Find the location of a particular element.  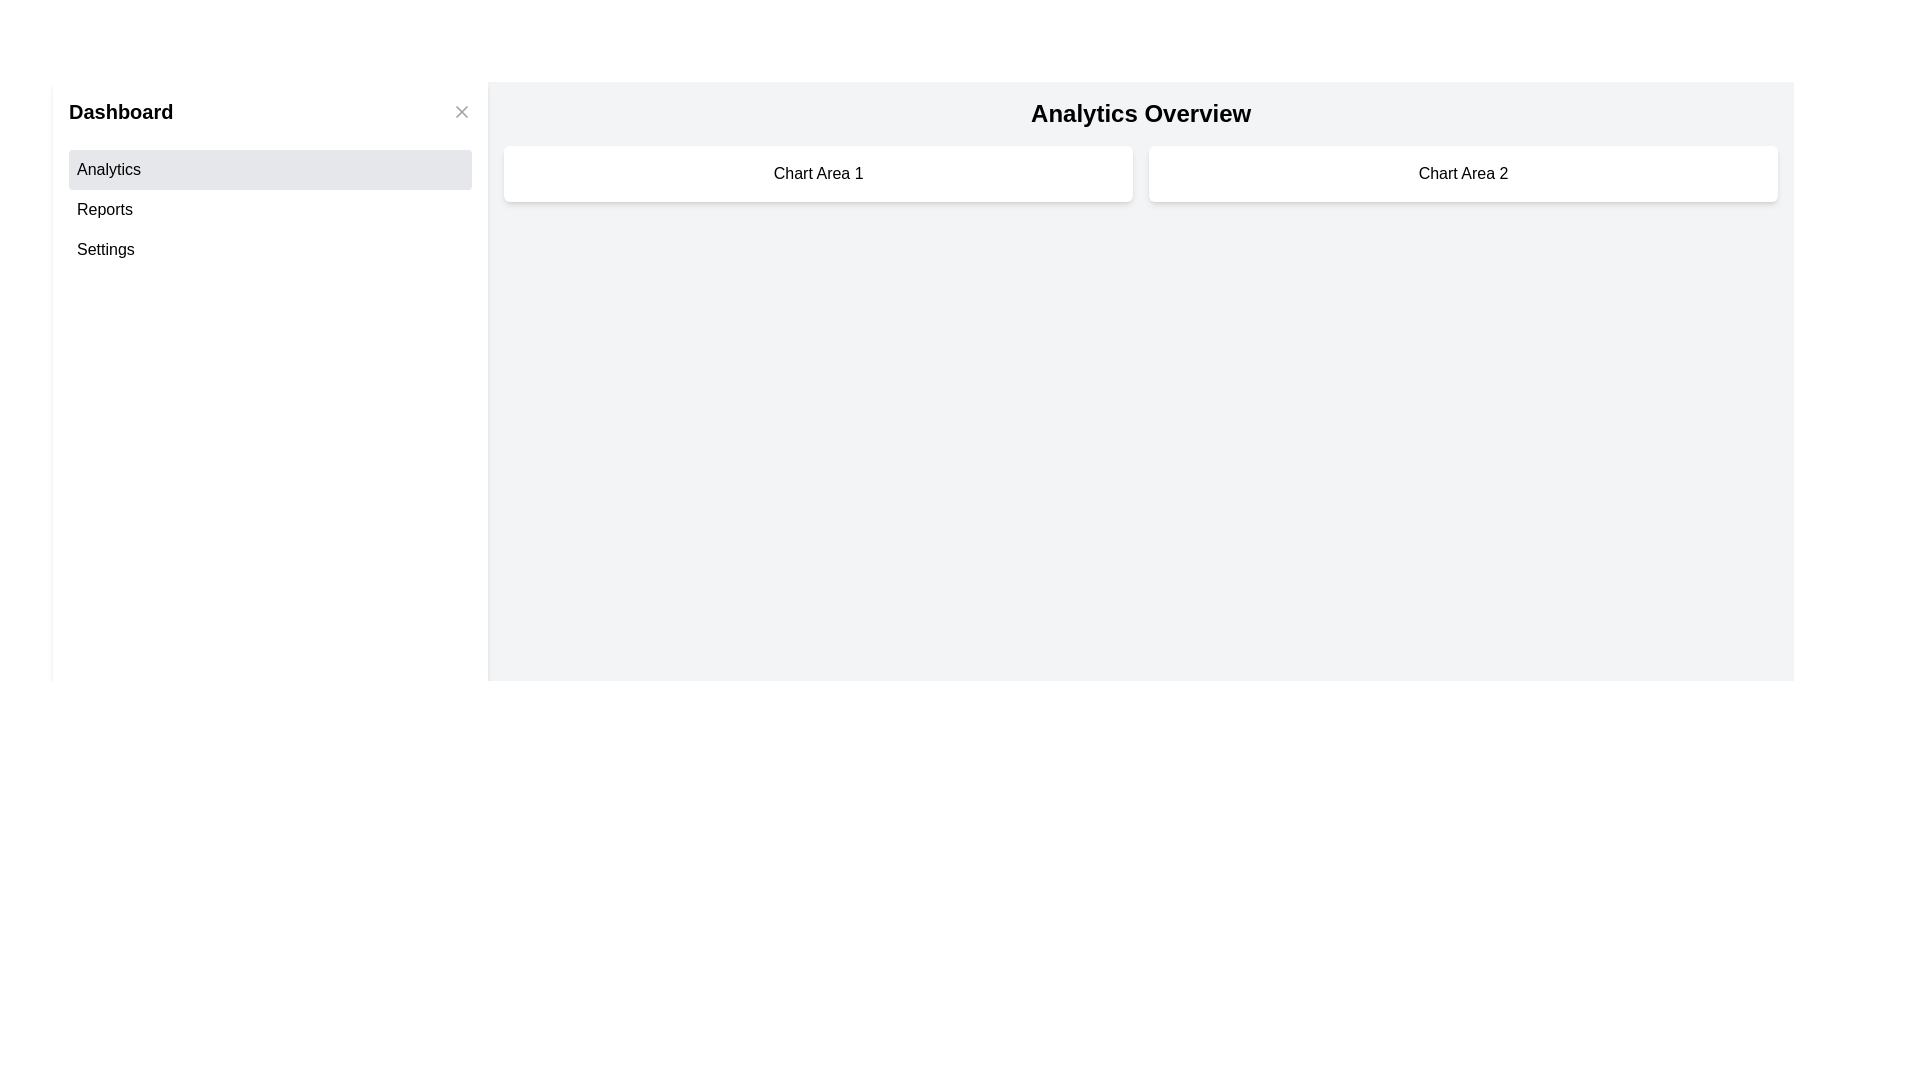

the close button in the top-right corner of the 'Dashboard' panel is located at coordinates (461, 111).